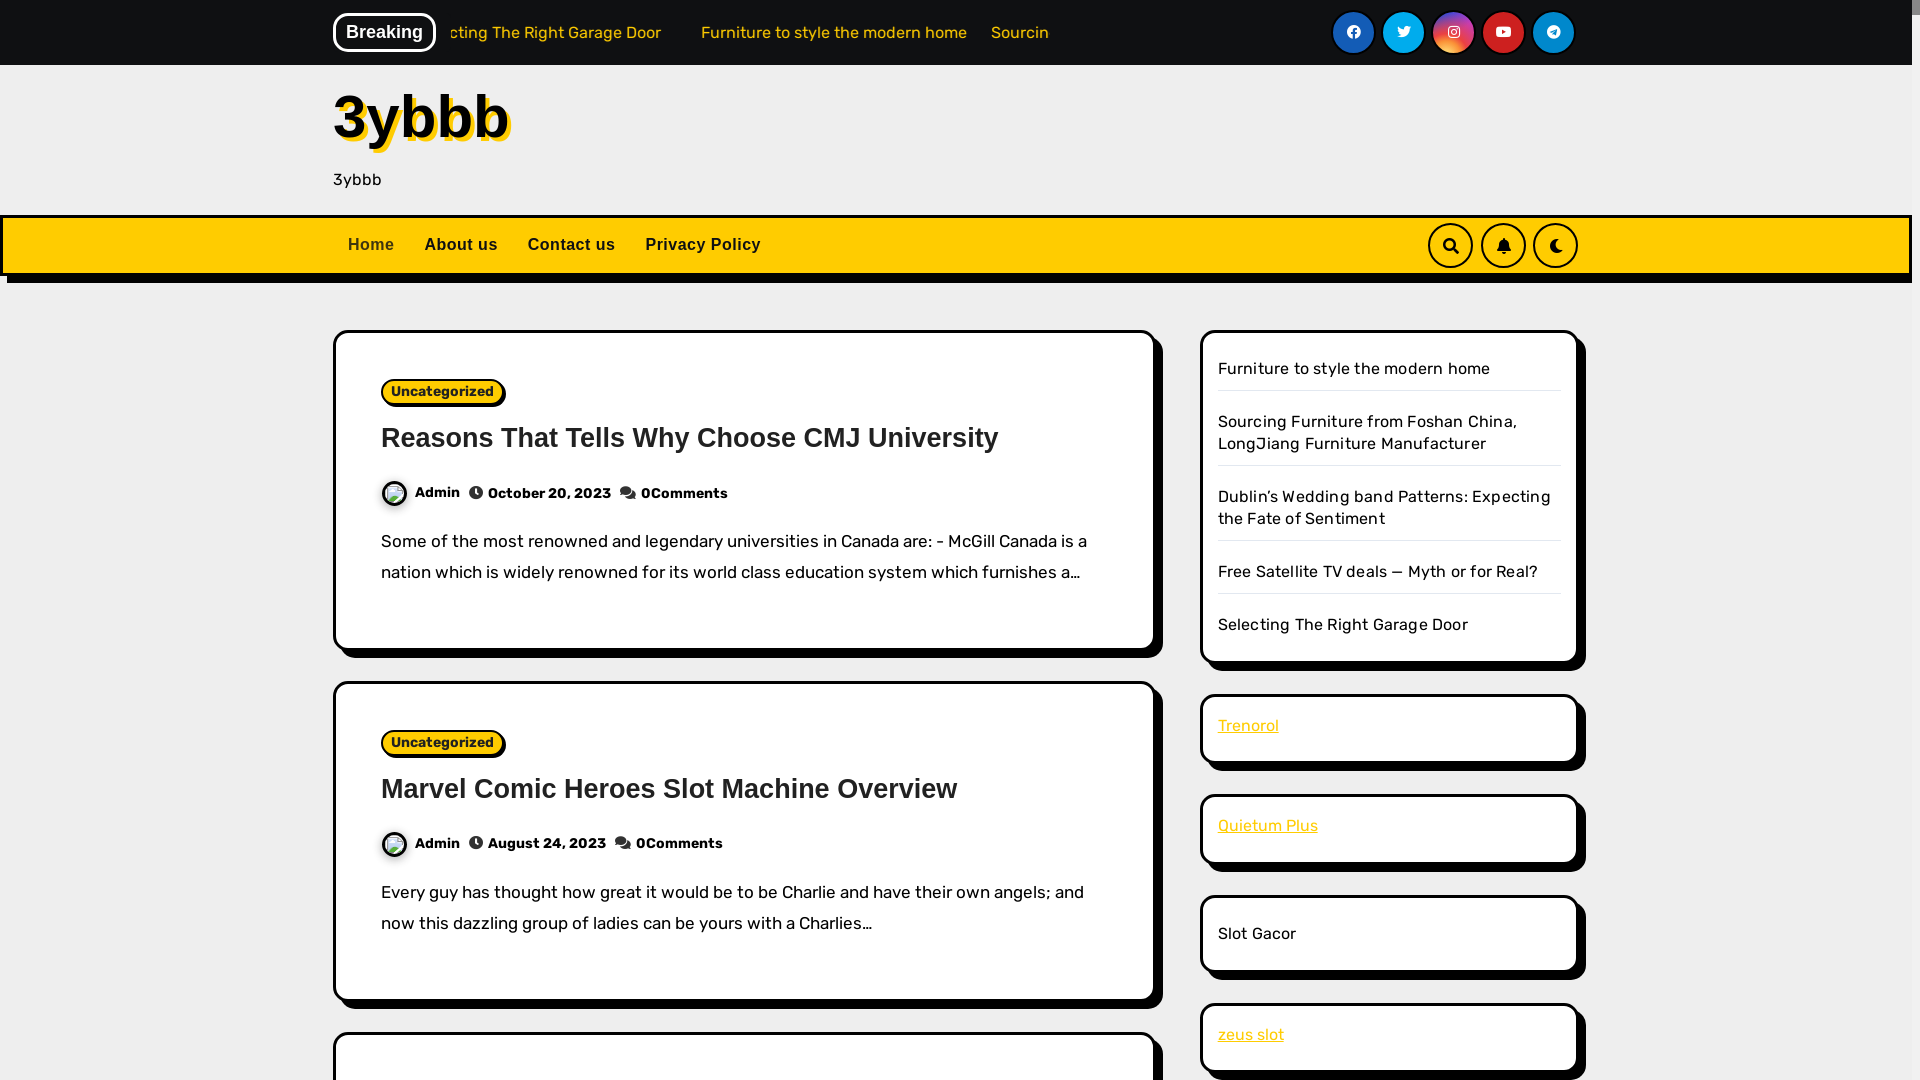 The width and height of the screenshot is (1920, 1080). What do you see at coordinates (1217, 933) in the screenshot?
I see `'Slot Gacor'` at bounding box center [1217, 933].